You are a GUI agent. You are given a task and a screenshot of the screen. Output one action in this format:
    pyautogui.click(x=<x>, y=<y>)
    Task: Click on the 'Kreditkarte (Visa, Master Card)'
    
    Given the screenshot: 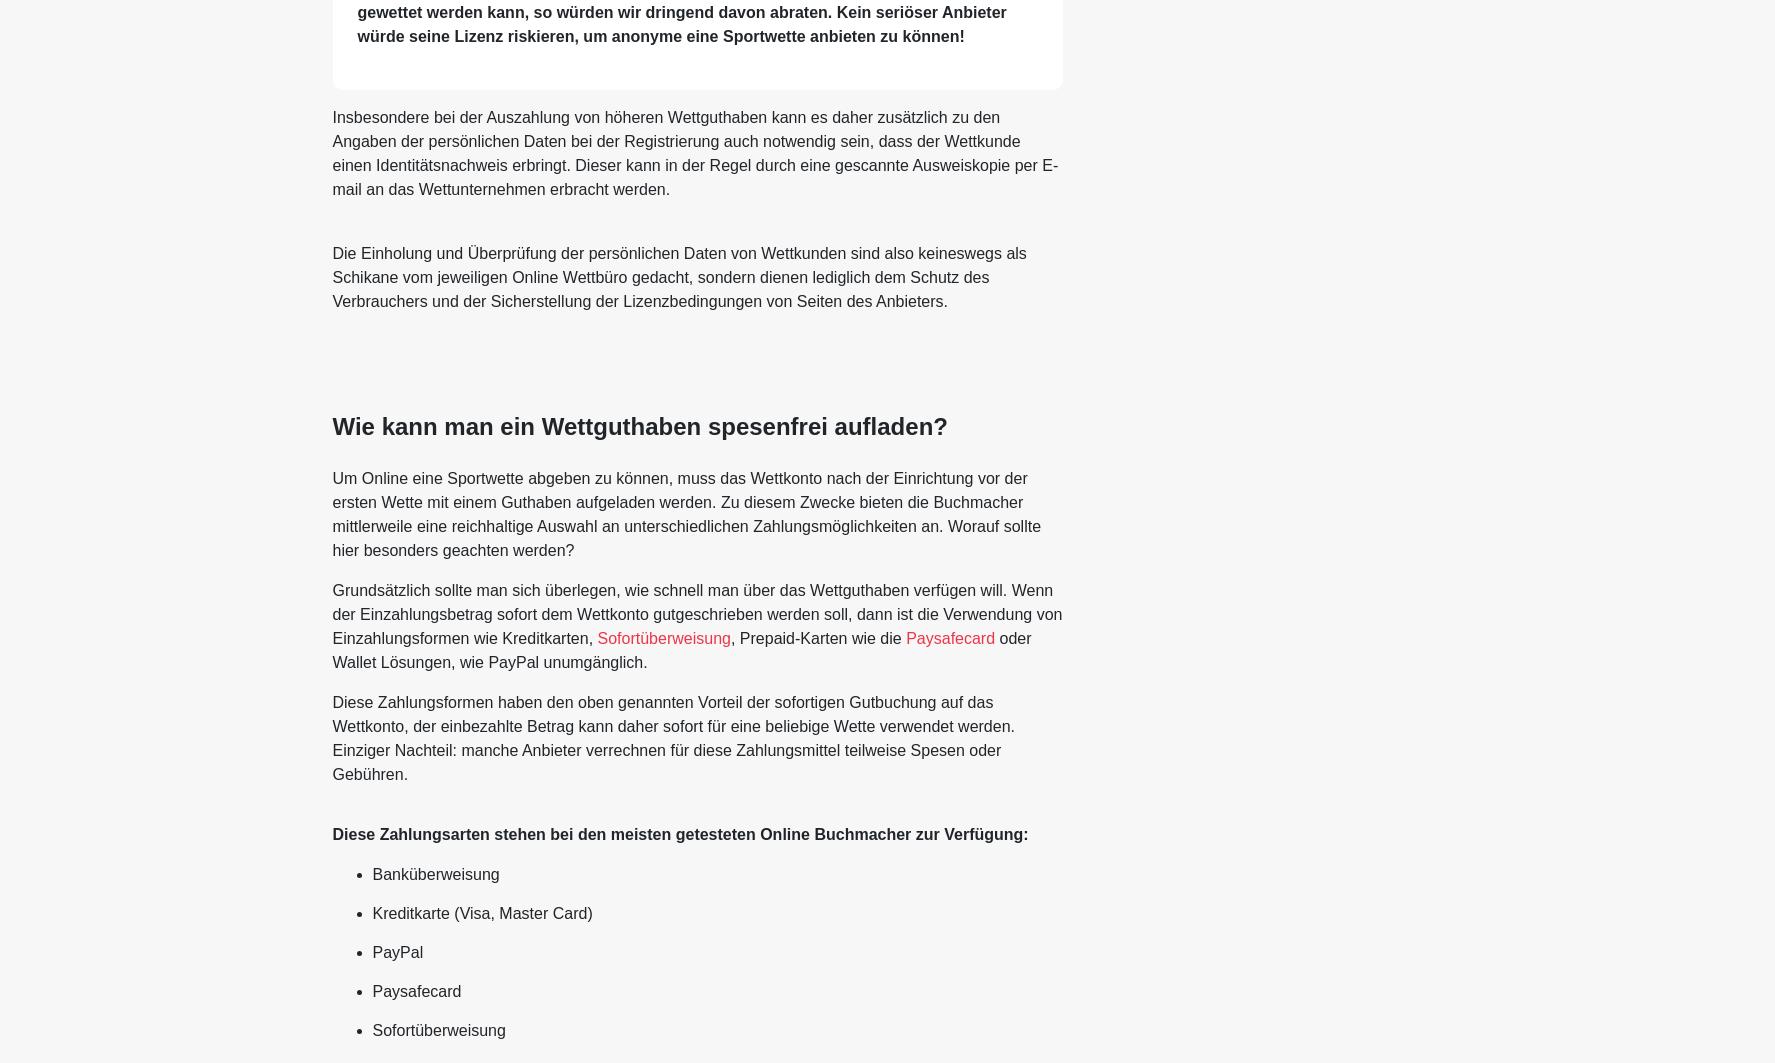 What is the action you would take?
    pyautogui.click(x=481, y=911)
    